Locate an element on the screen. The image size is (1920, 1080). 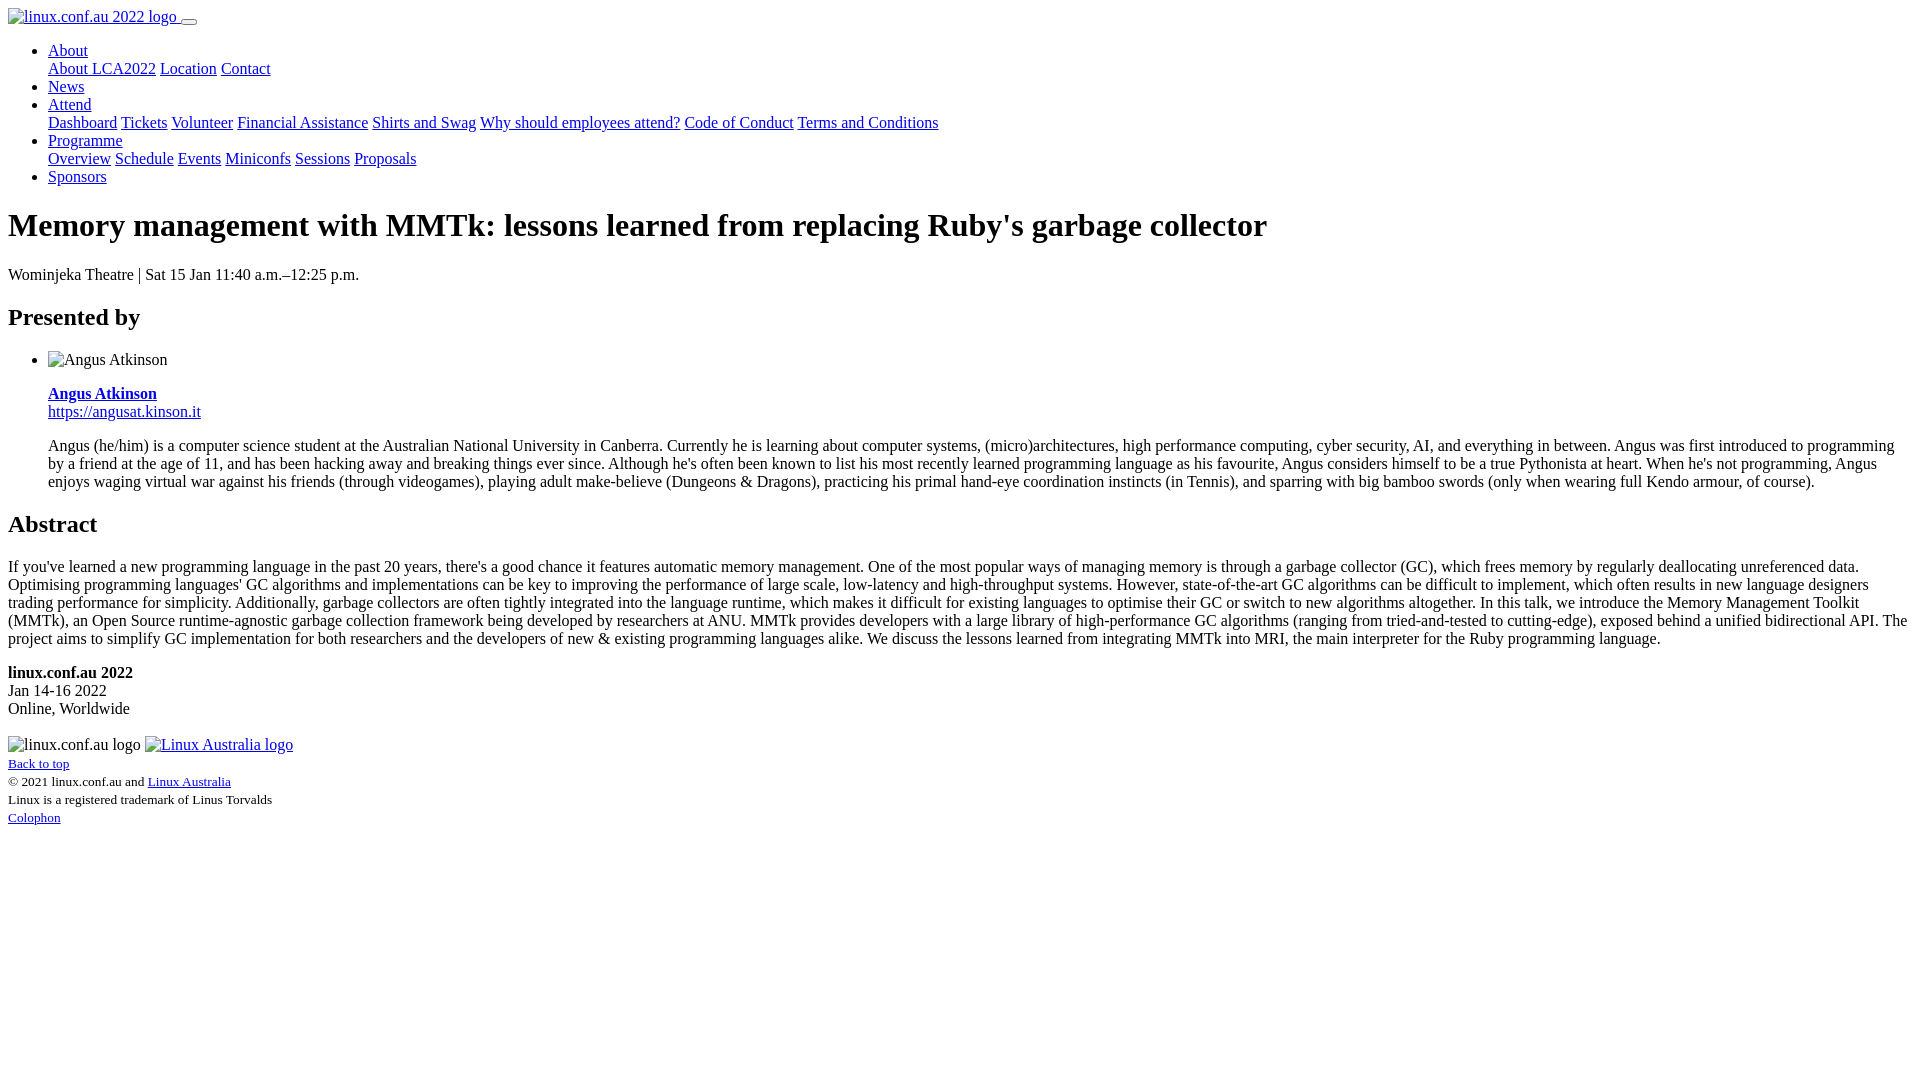
'Linux Australia' is located at coordinates (189, 780).